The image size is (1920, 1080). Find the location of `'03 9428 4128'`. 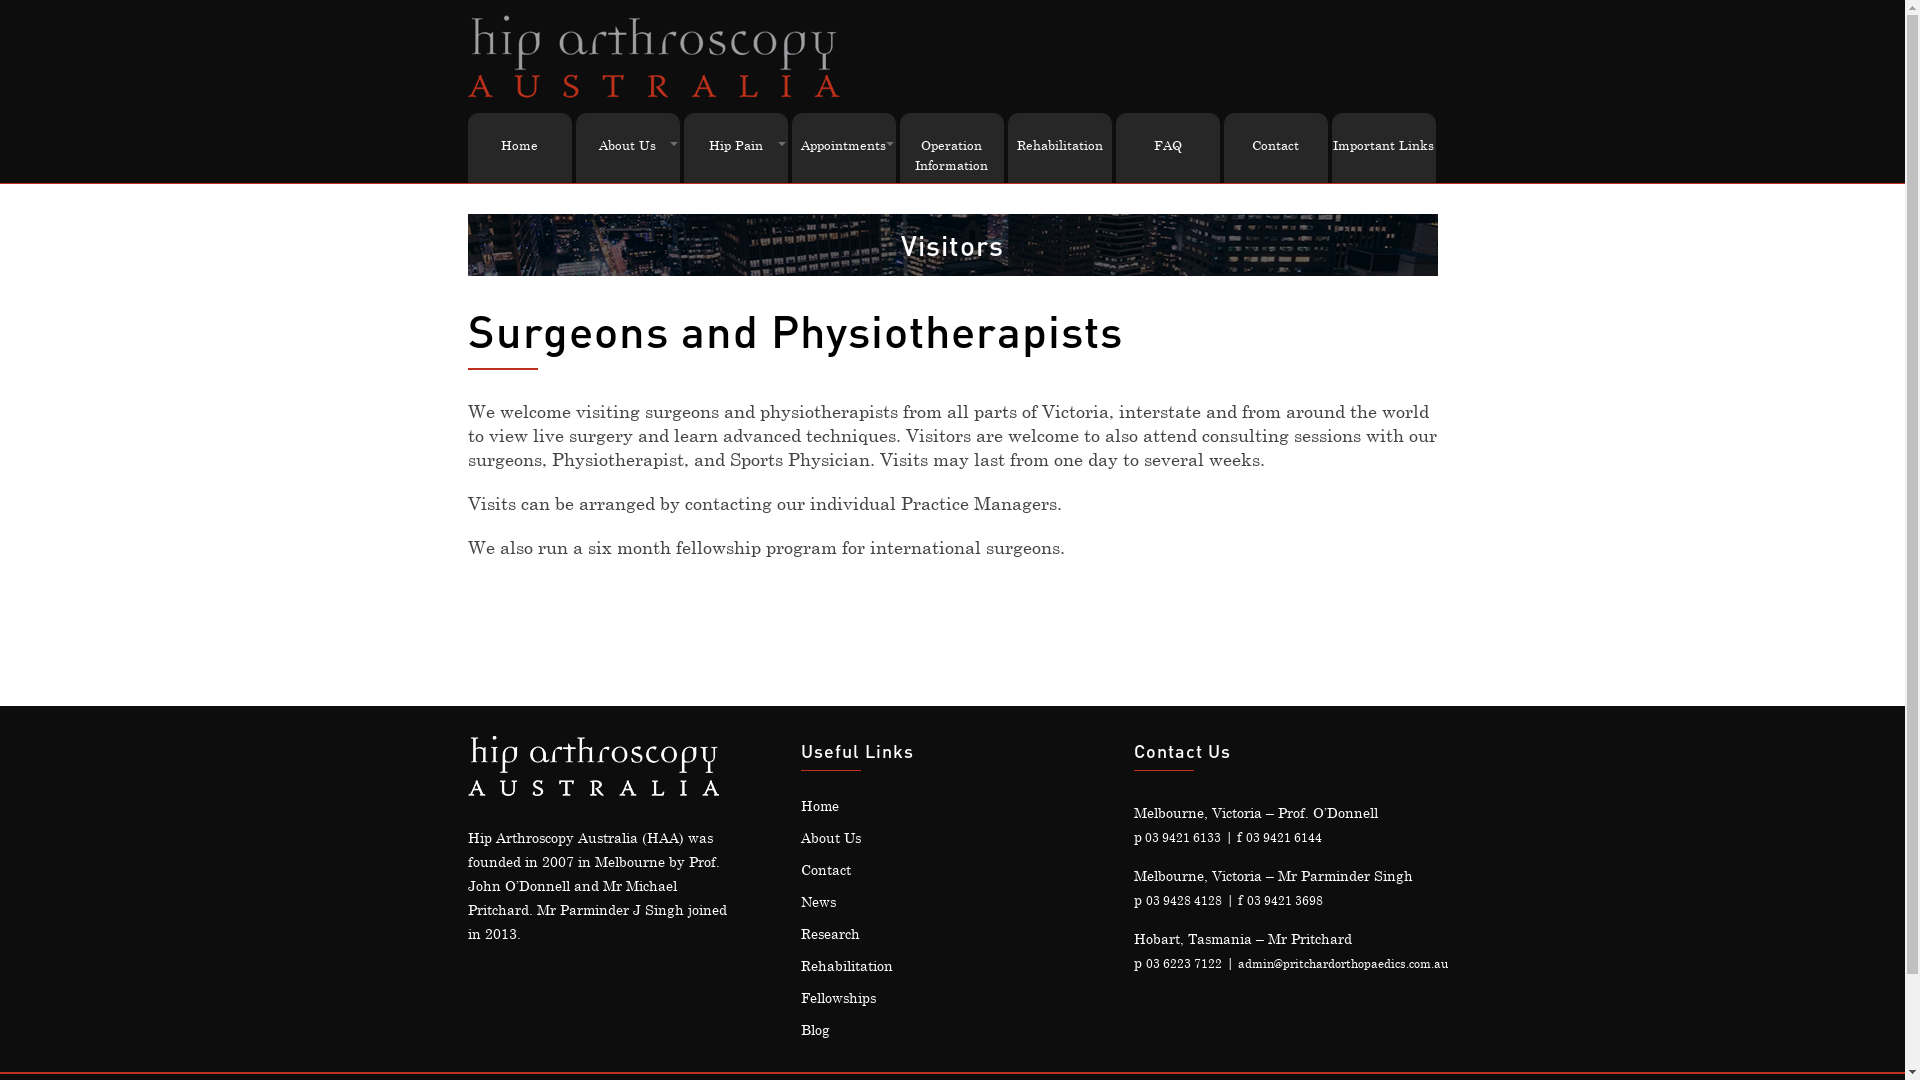

'03 9428 4128' is located at coordinates (1146, 898).